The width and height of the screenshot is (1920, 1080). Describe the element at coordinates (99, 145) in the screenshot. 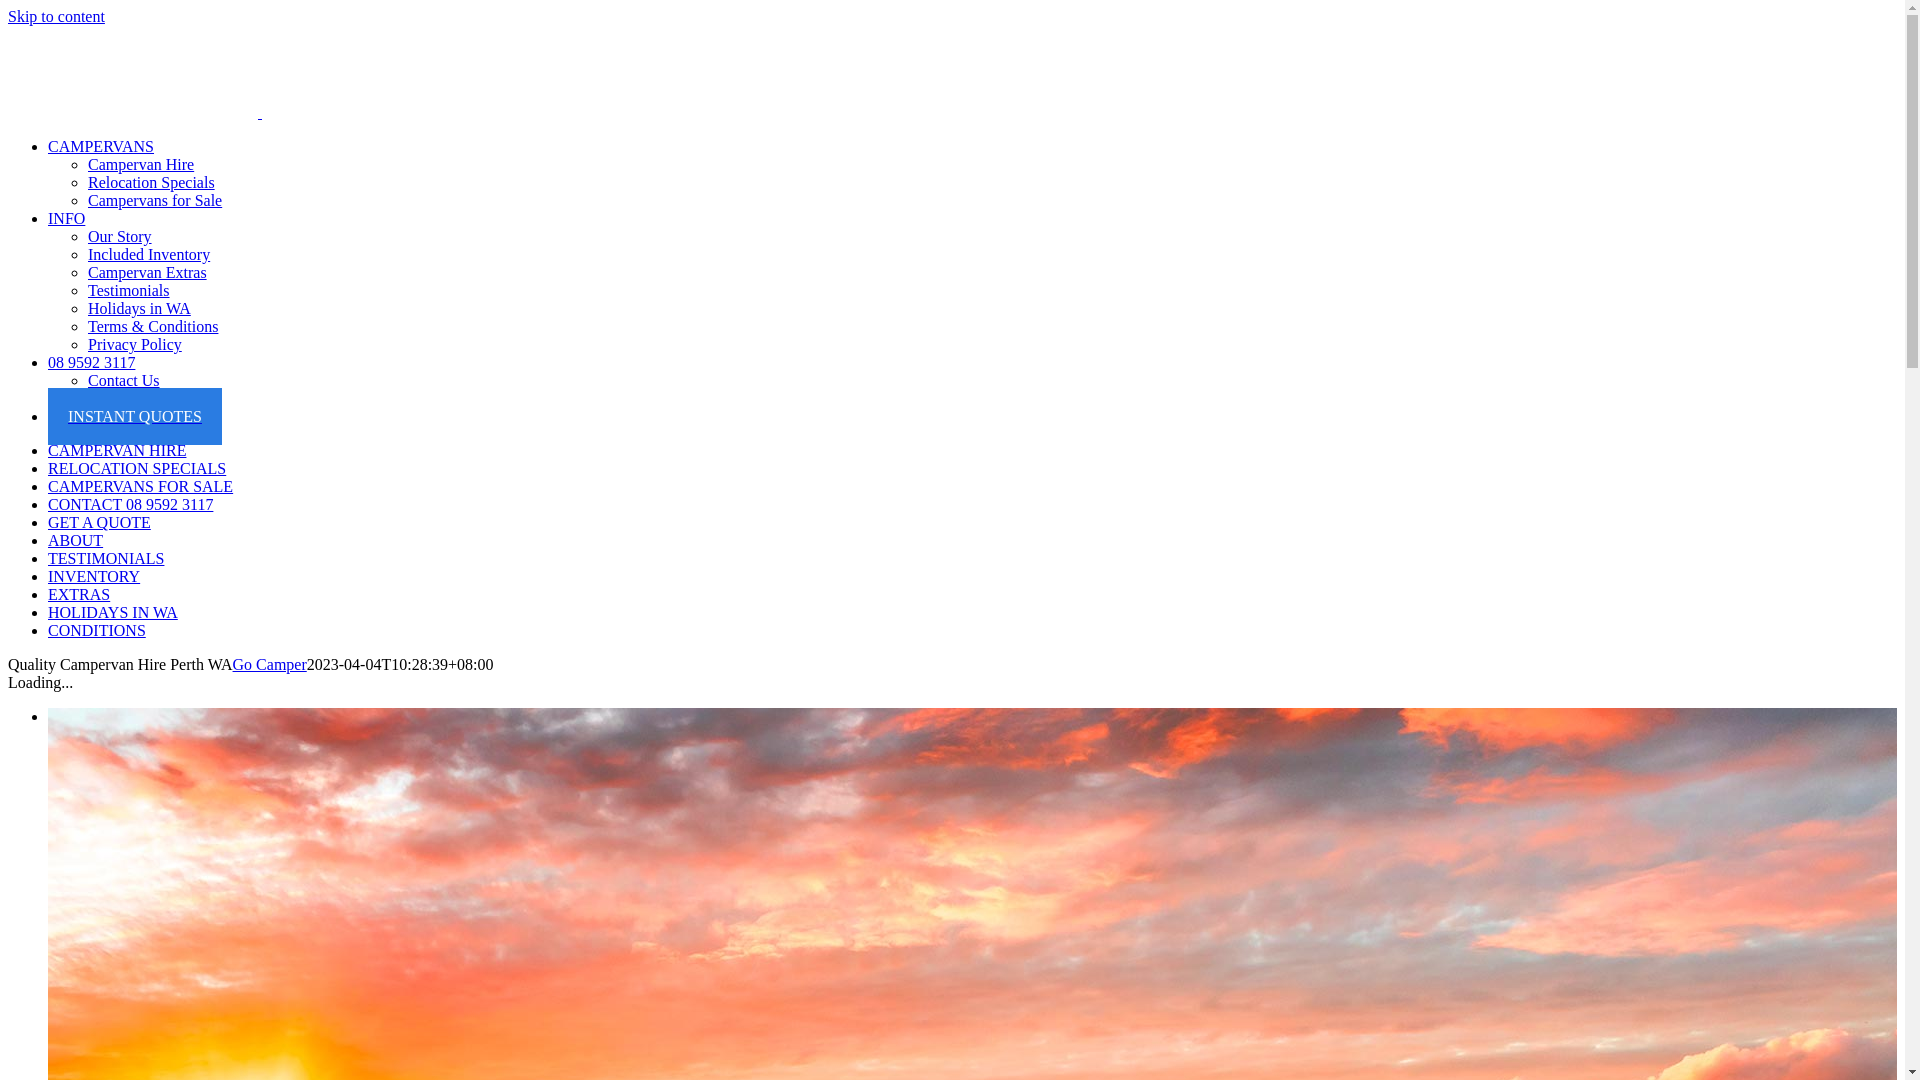

I see `'CAMPERVANS'` at that location.